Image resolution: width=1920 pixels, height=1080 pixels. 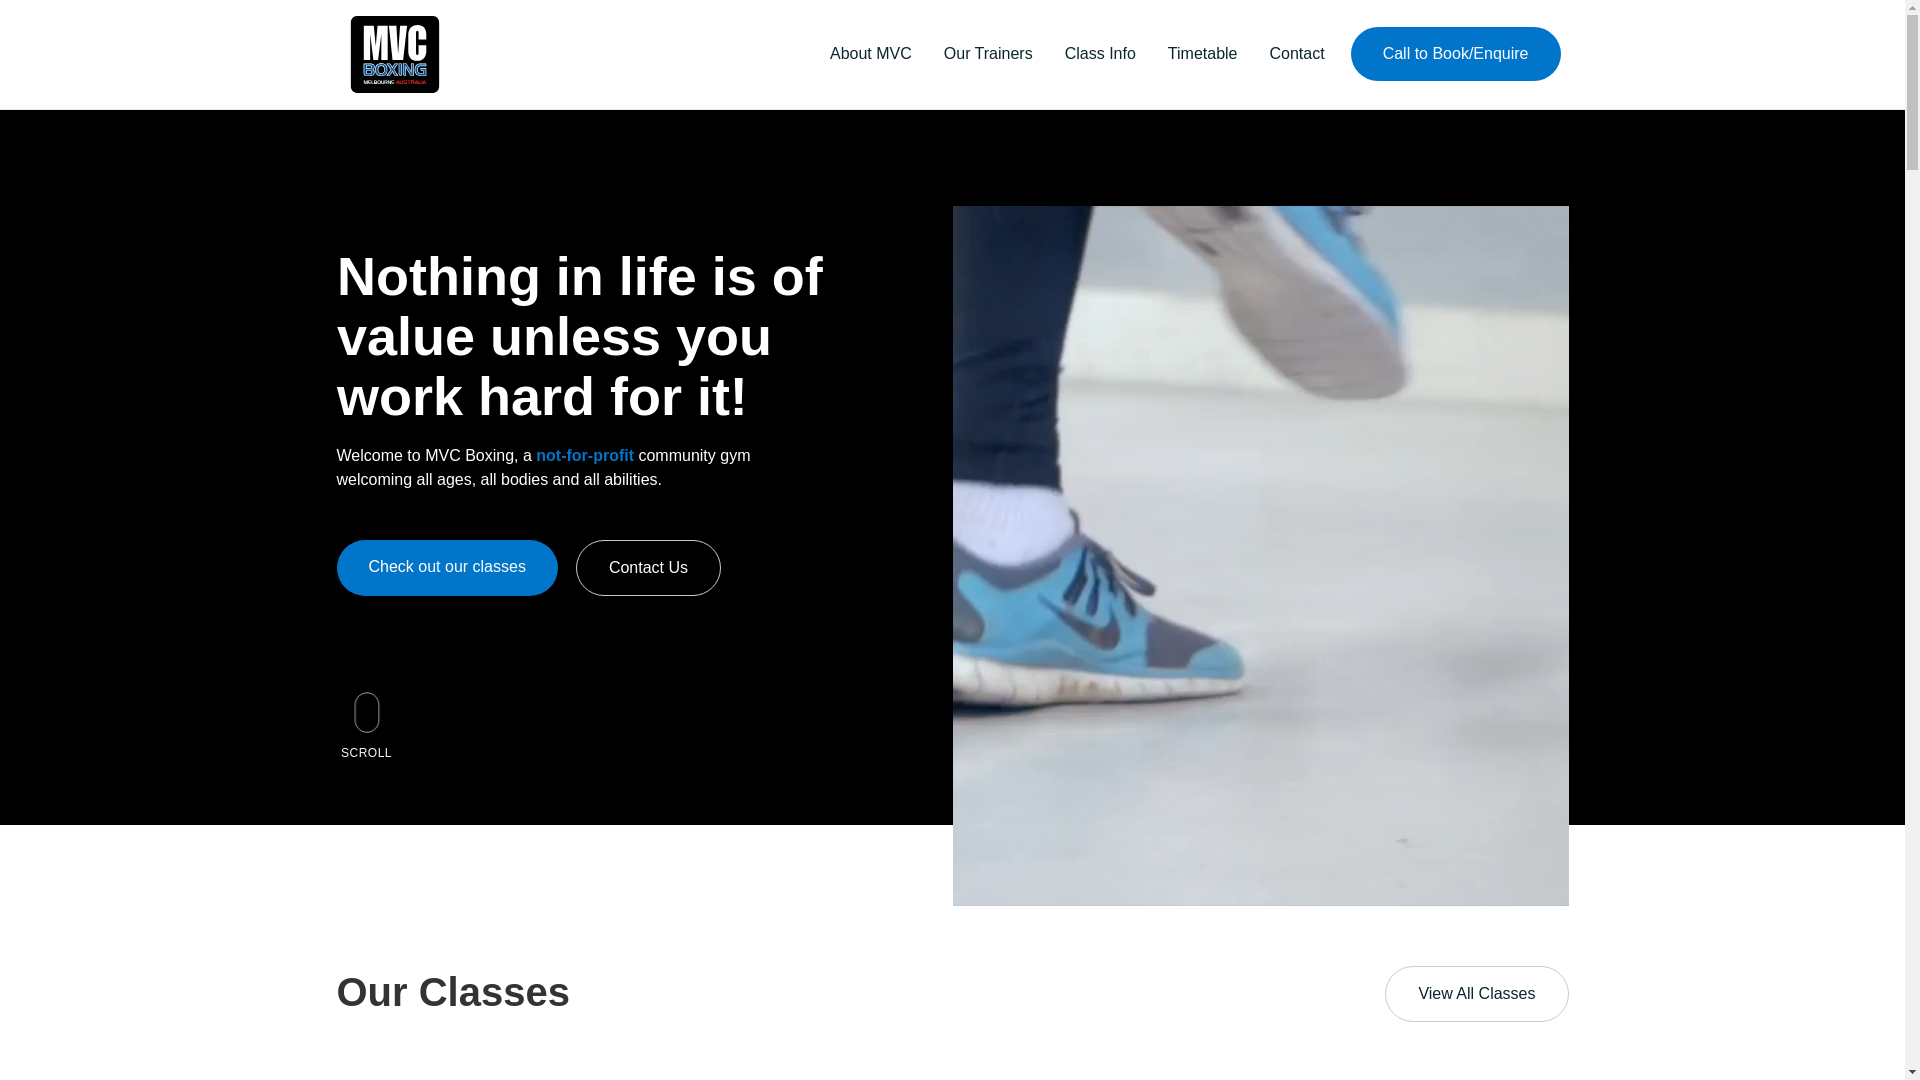 I want to click on 'Call to Book/Enquire', so click(x=1350, y=53).